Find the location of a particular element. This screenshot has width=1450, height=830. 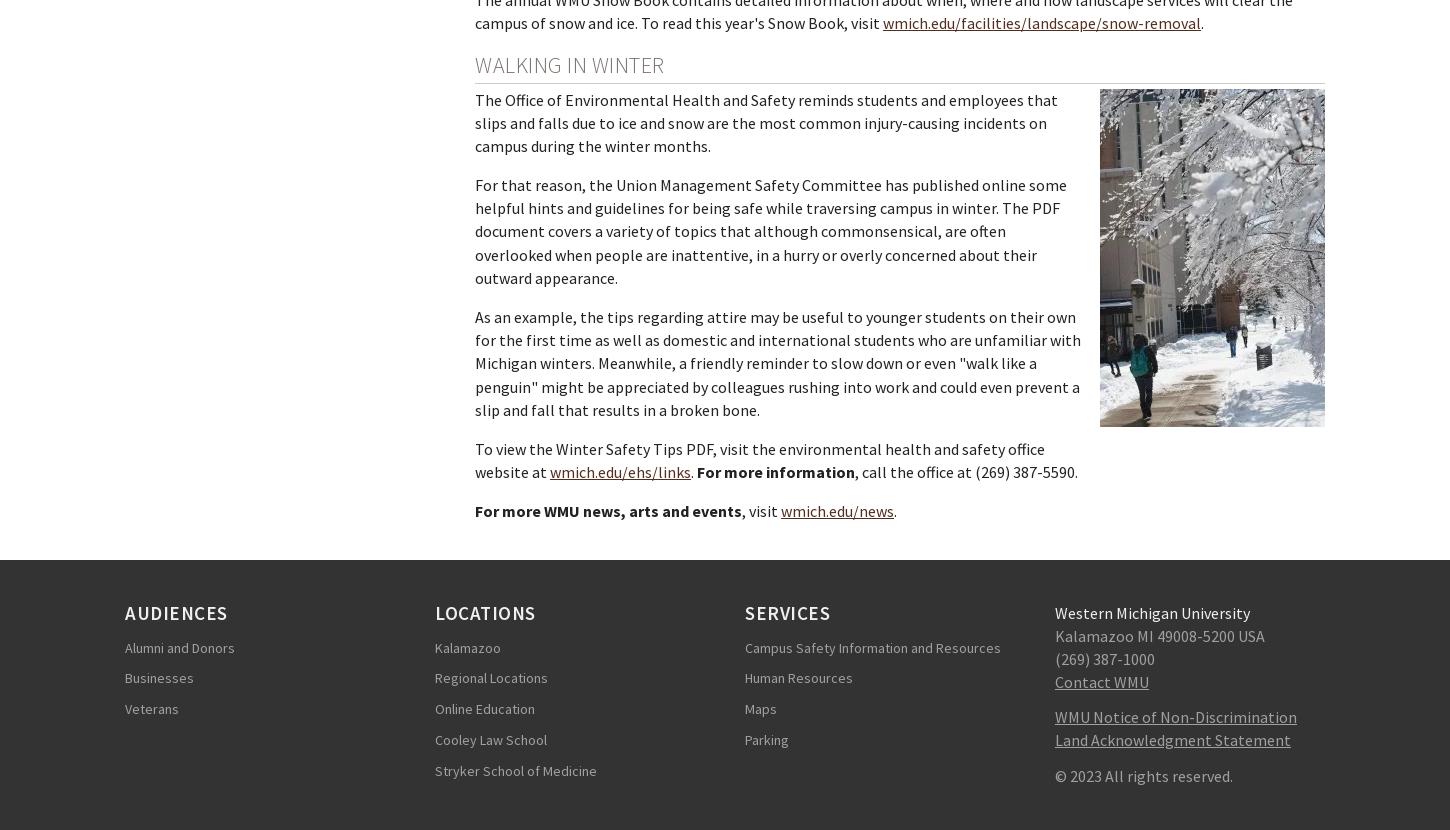

'Kalamazoo MI 49008-5200 USA' is located at coordinates (1159, 634).